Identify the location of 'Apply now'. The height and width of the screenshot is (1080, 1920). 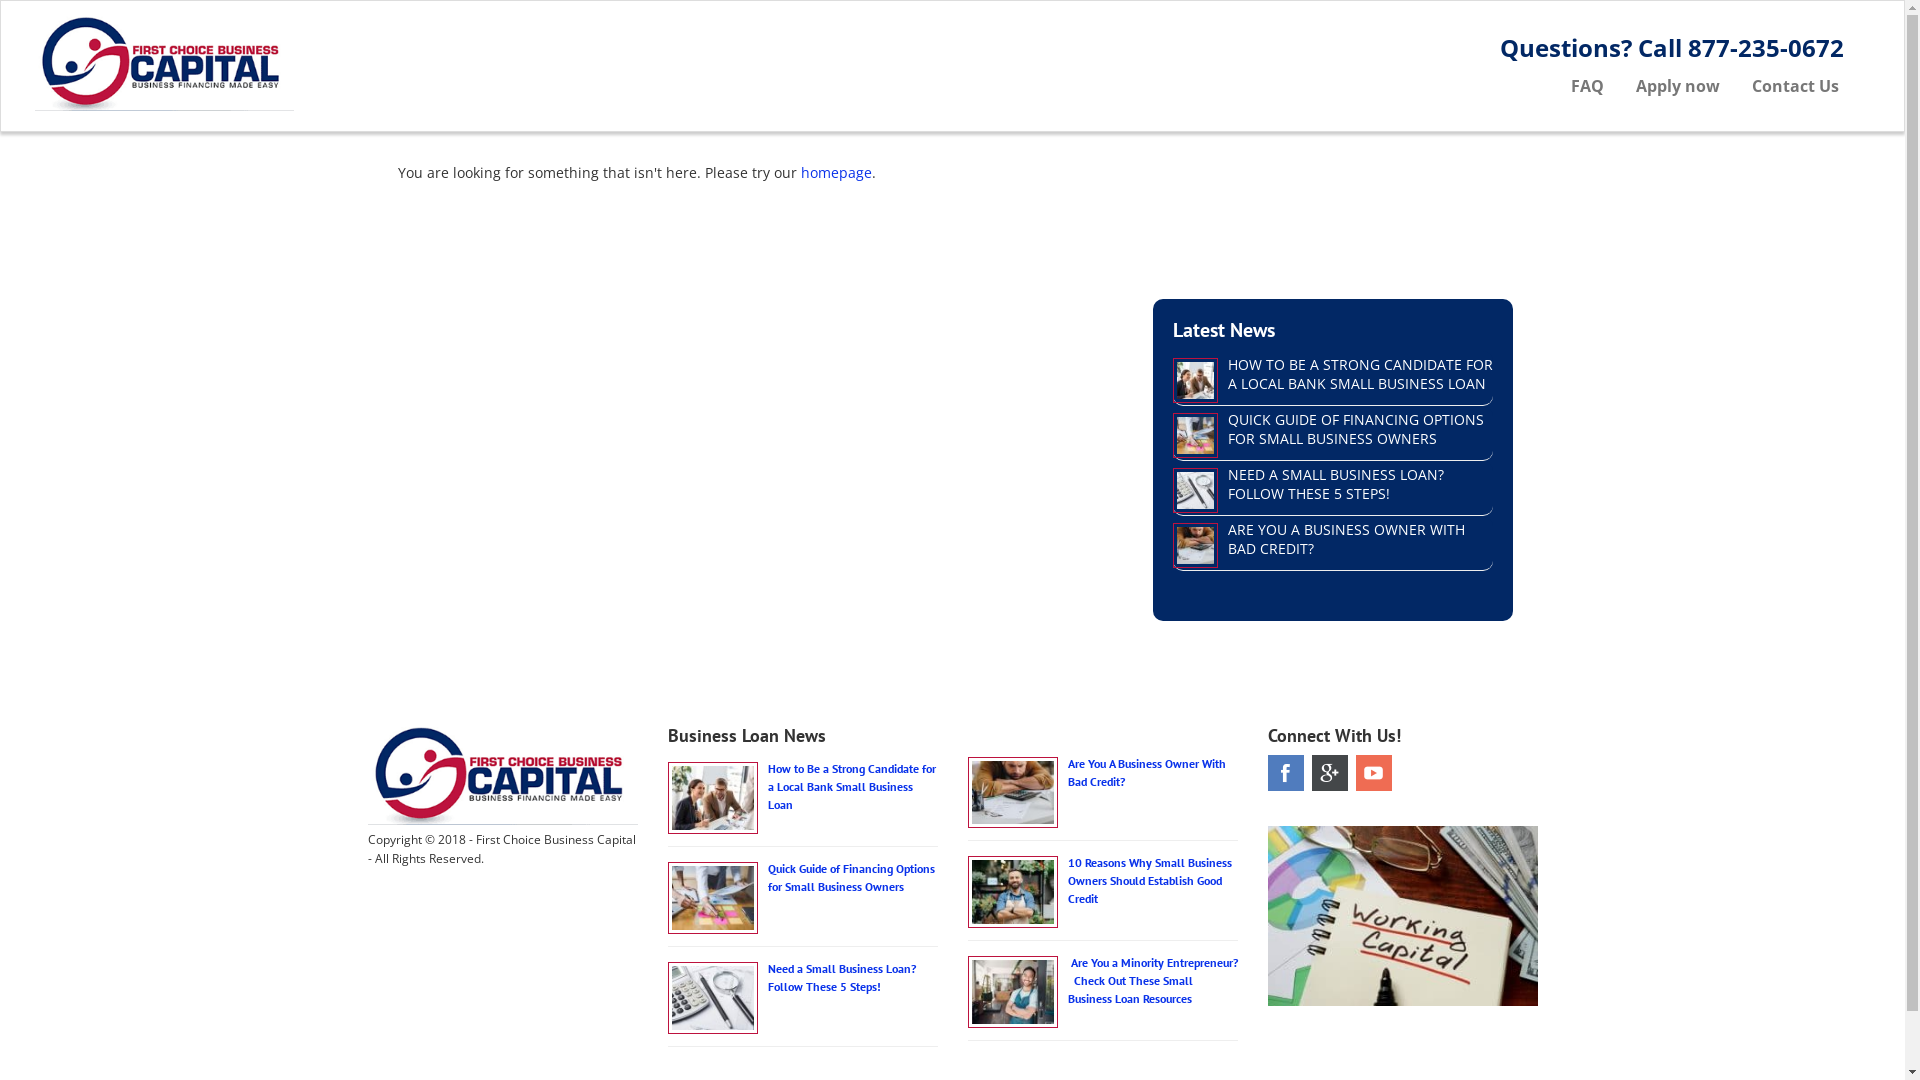
(1678, 84).